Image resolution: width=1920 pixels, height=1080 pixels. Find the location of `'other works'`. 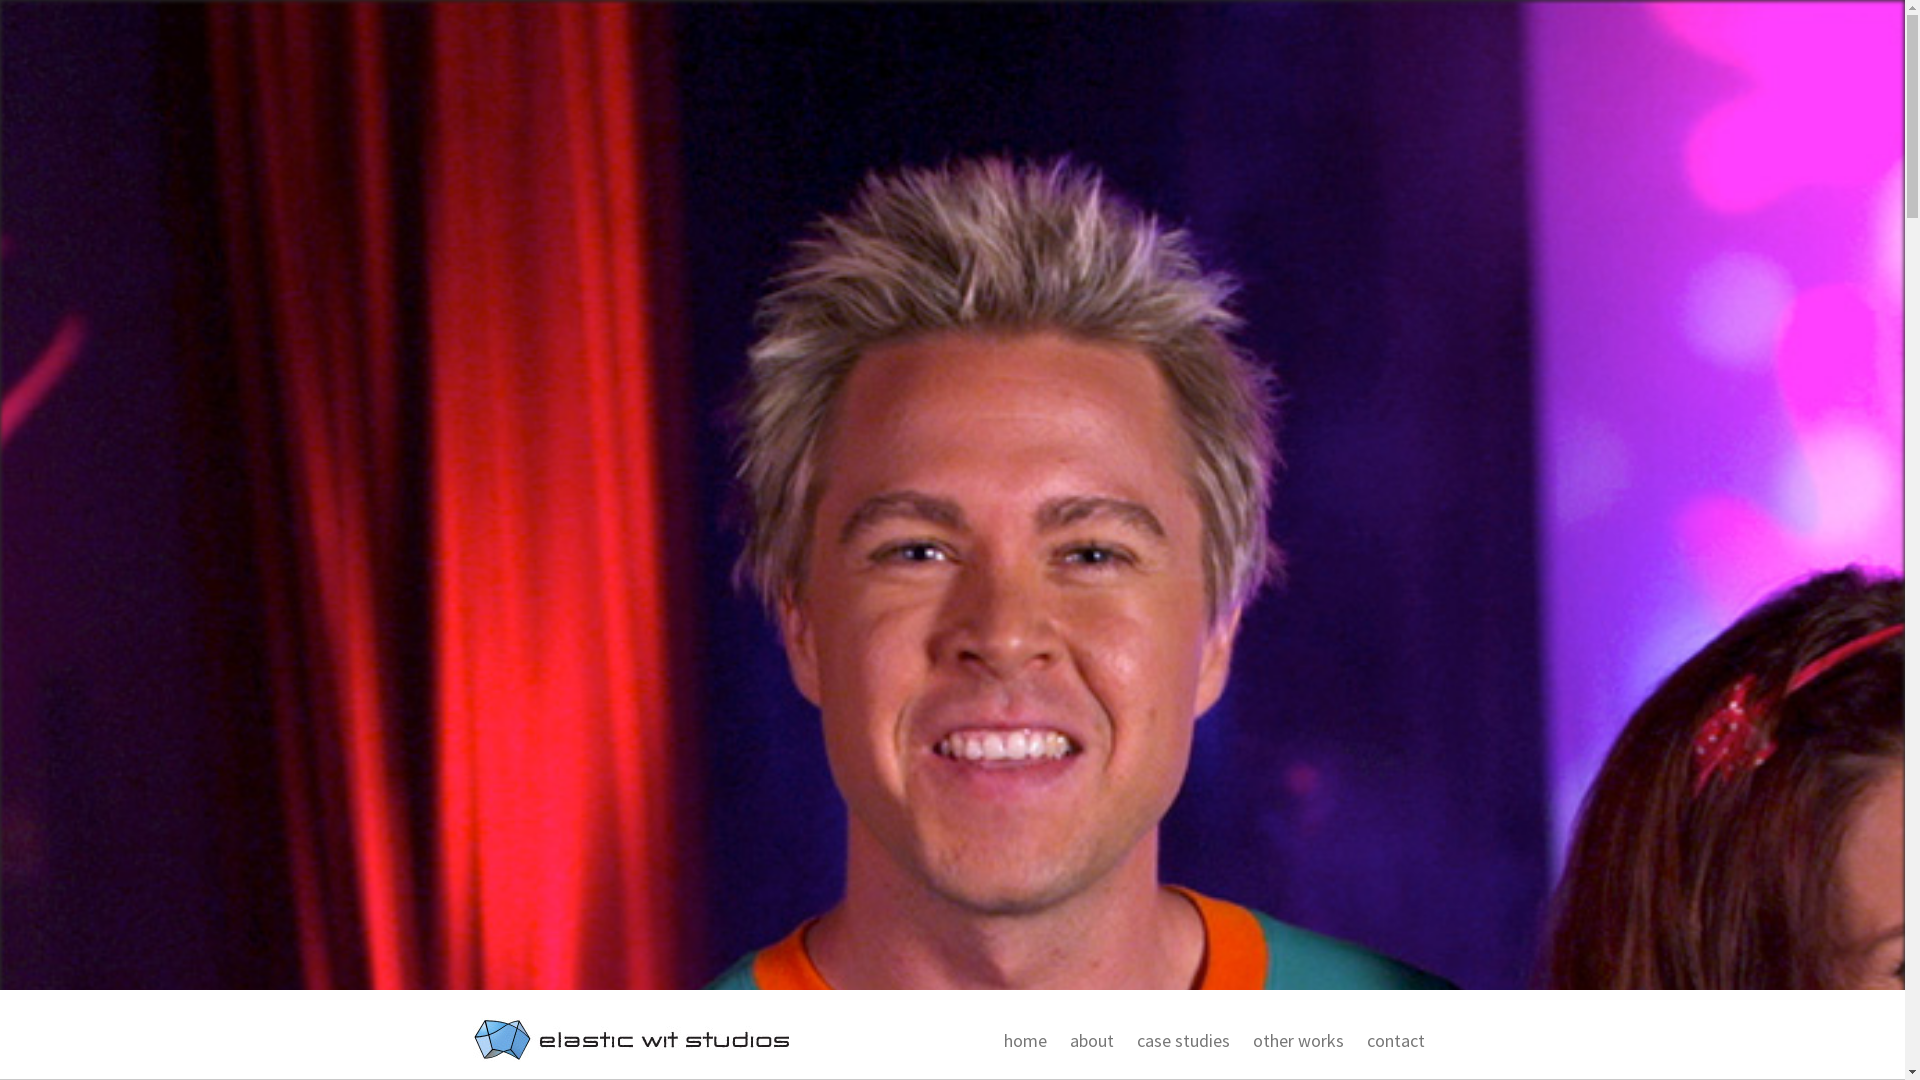

'other works' is located at coordinates (1237, 1040).